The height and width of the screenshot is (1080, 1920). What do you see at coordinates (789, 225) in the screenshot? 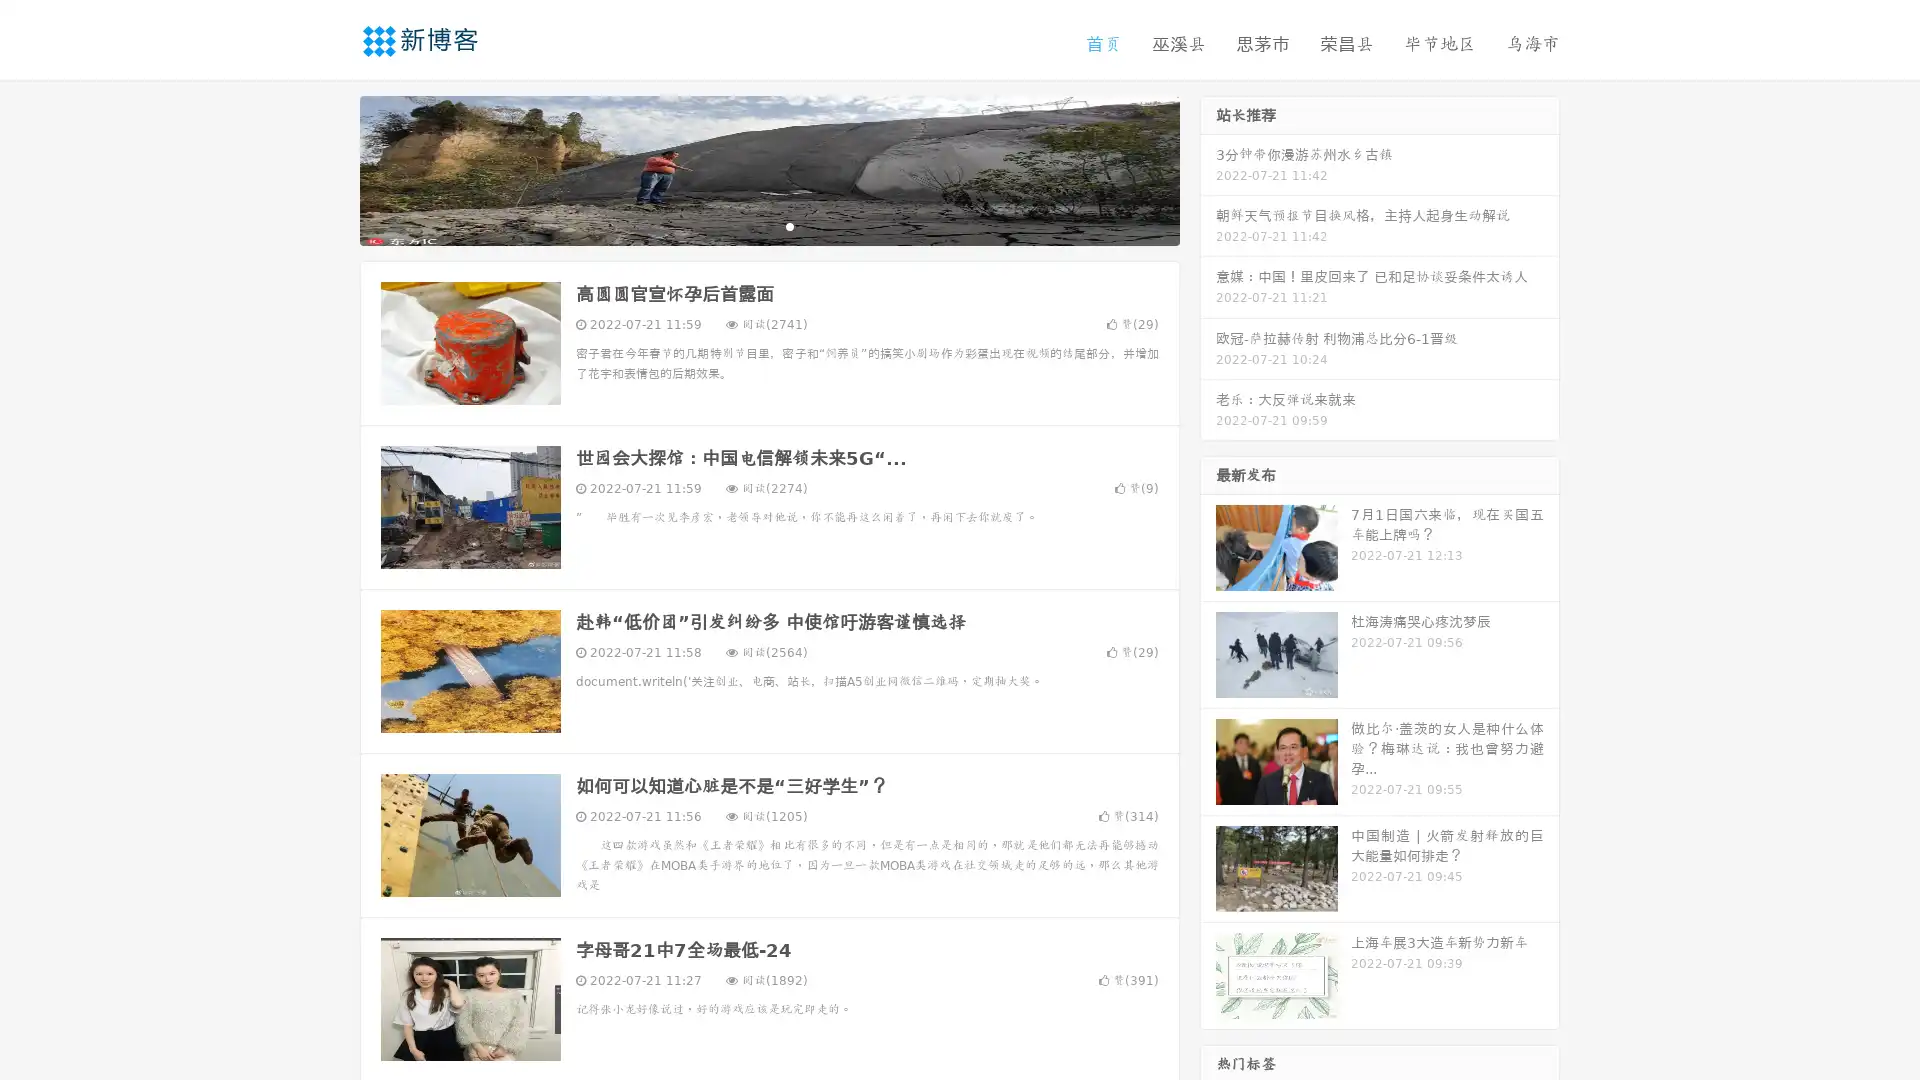
I see `Go to slide 3` at bounding box center [789, 225].